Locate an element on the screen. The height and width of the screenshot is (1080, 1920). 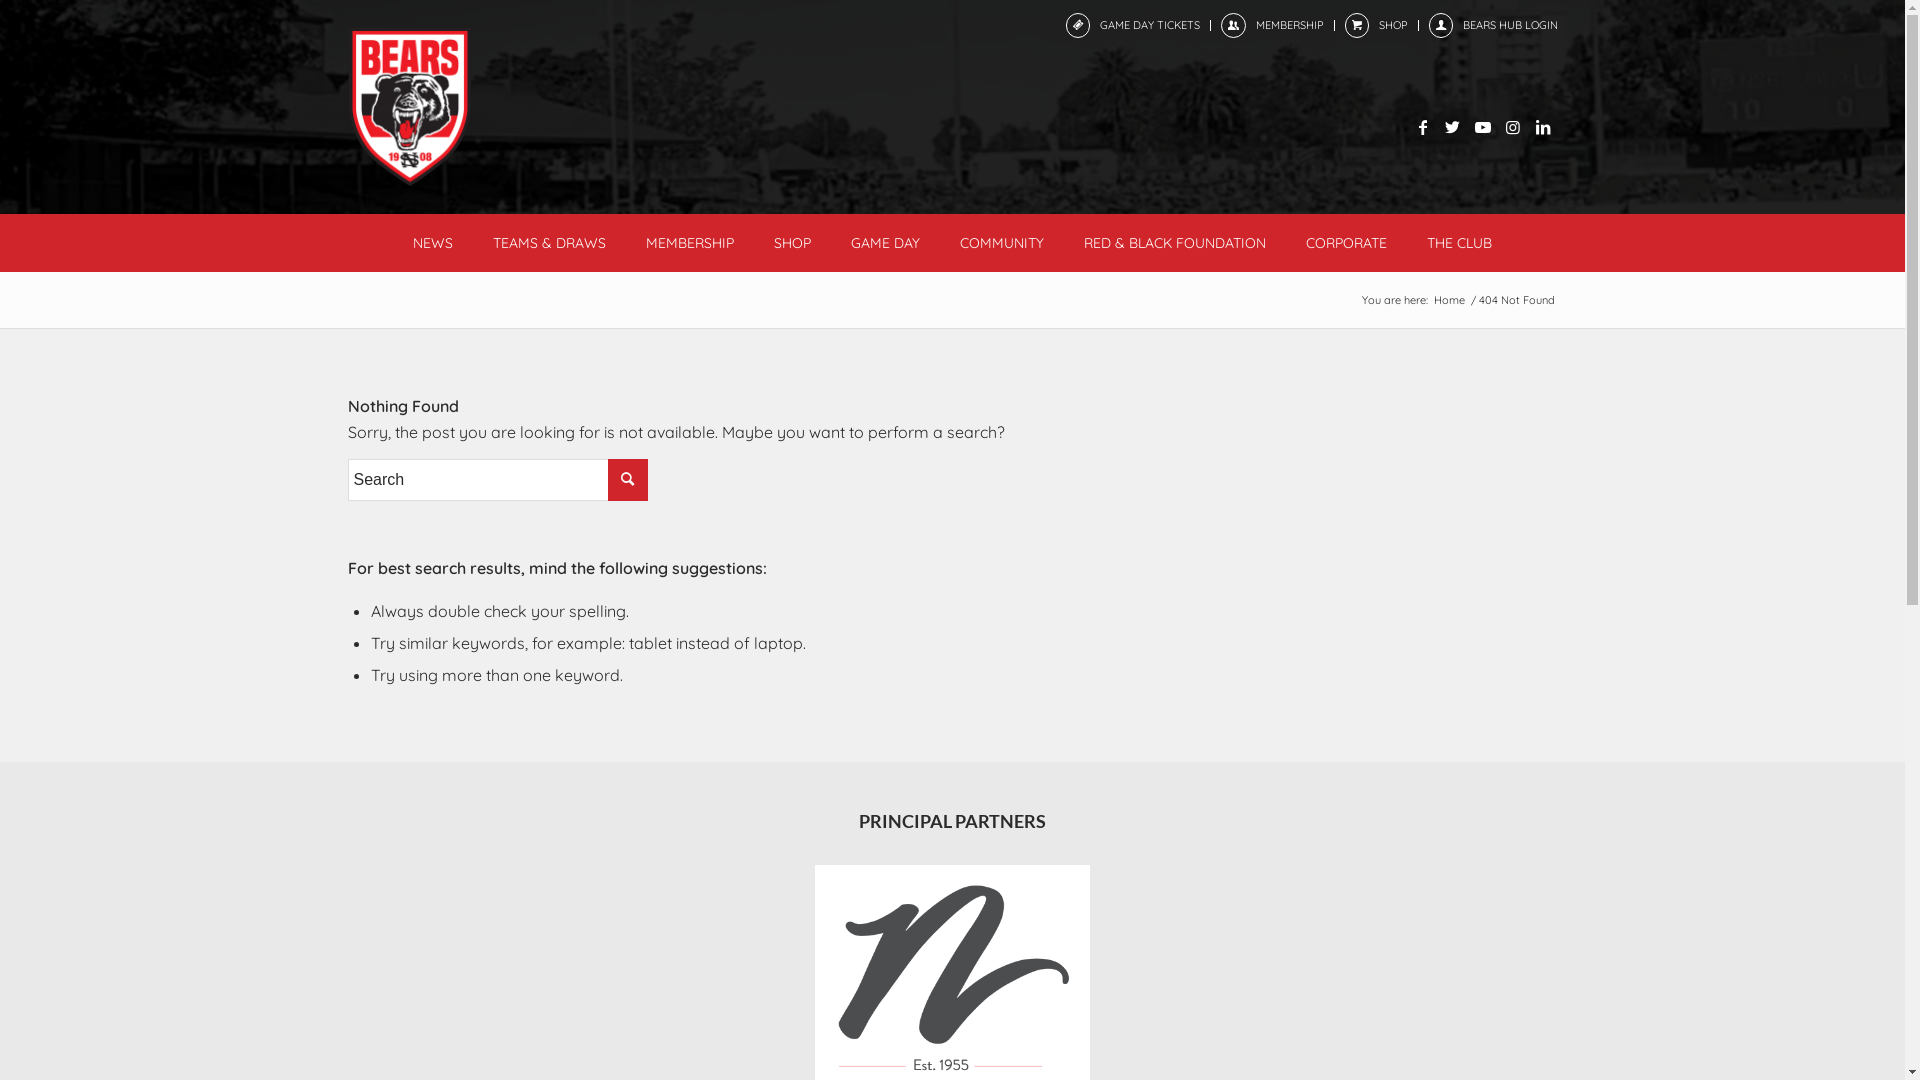
'NEWS' is located at coordinates (431, 242).